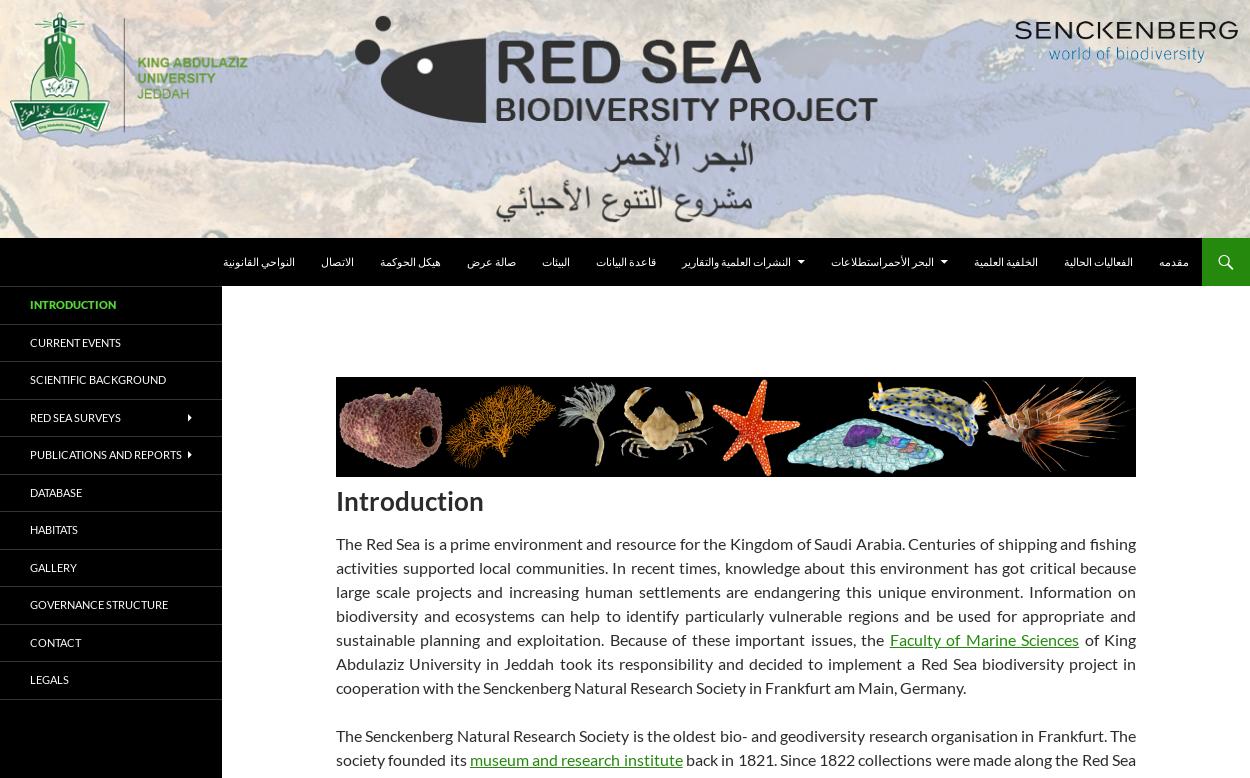 The image size is (1250, 778). Describe the element at coordinates (30, 262) in the screenshot. I see `'Red Sea Biodiversity Project'` at that location.